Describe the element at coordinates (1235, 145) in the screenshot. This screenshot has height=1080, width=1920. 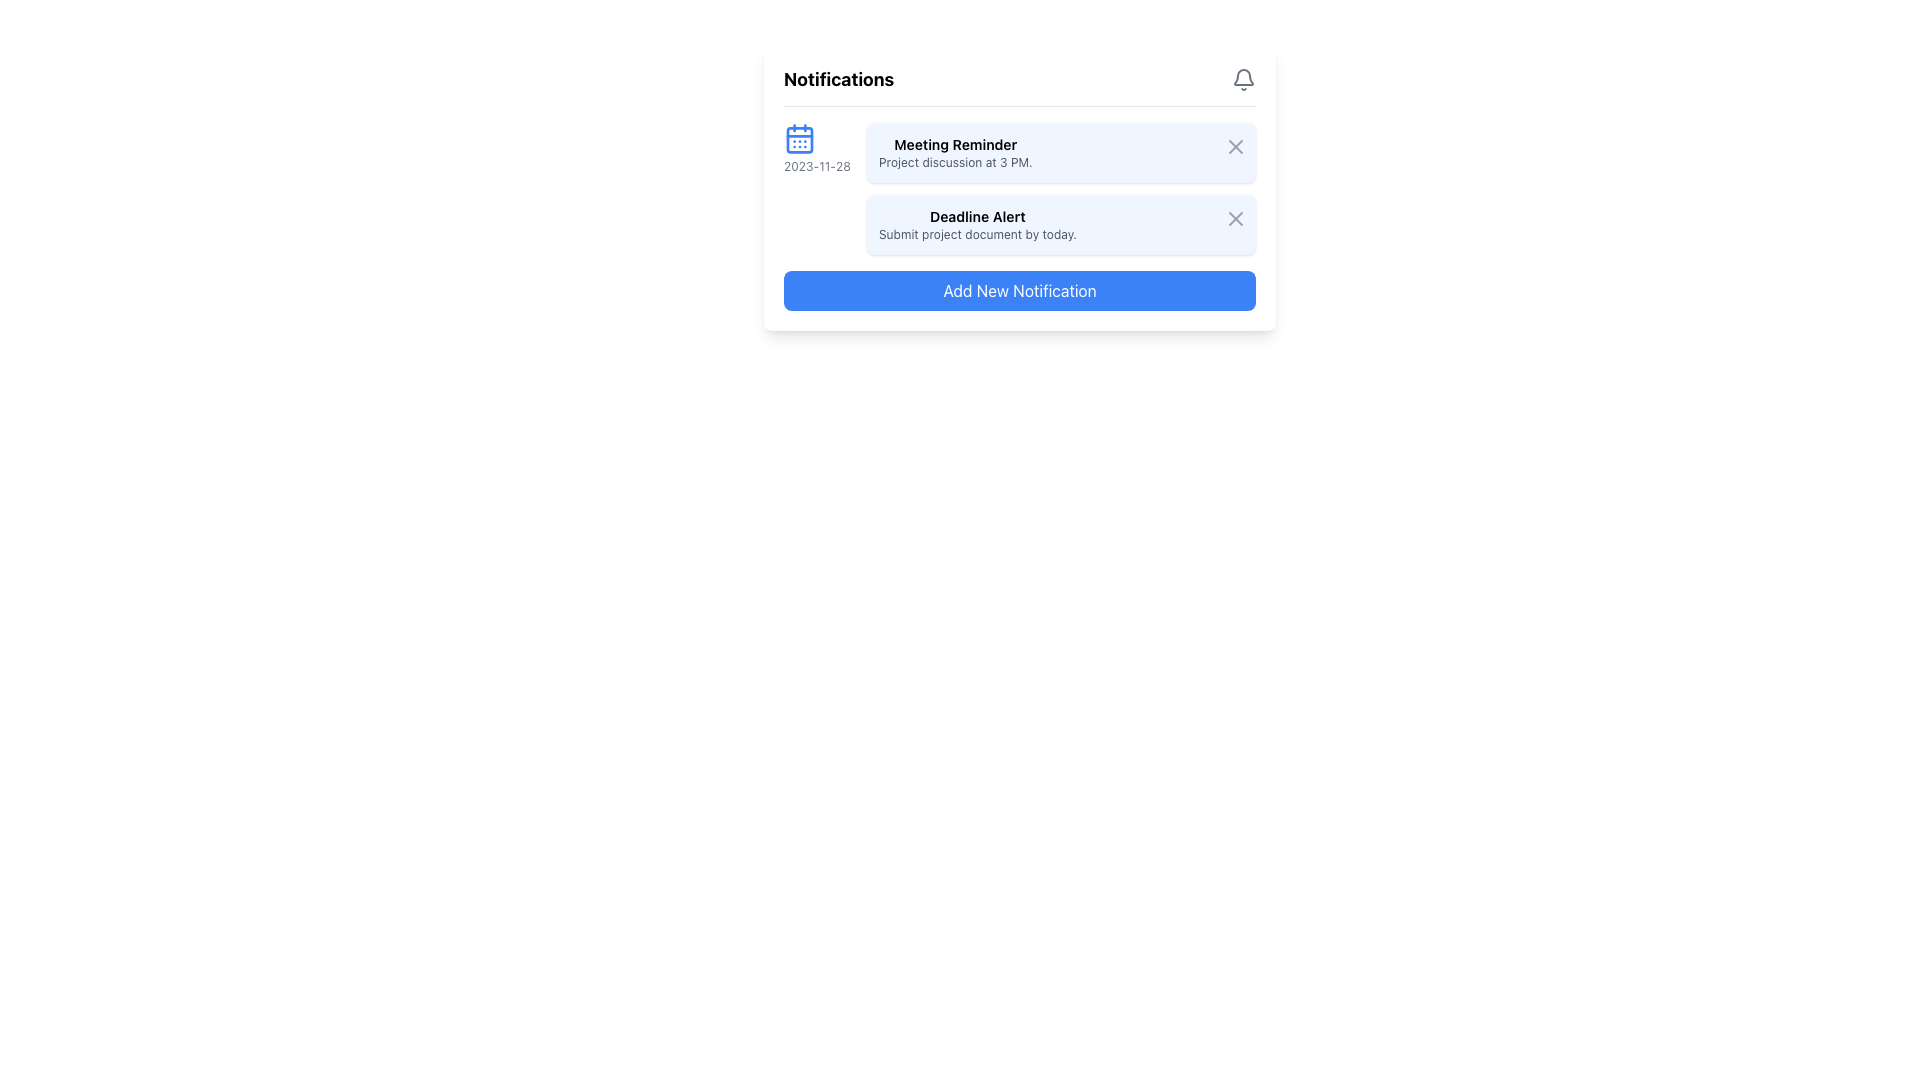
I see `the keyboard interaction on the dismiss button represented by a minimalistic 'X' shape located in the upper-right corner of the notification box containing the 'Meeting Reminder' and 'Deadline Alert' messages` at that location.